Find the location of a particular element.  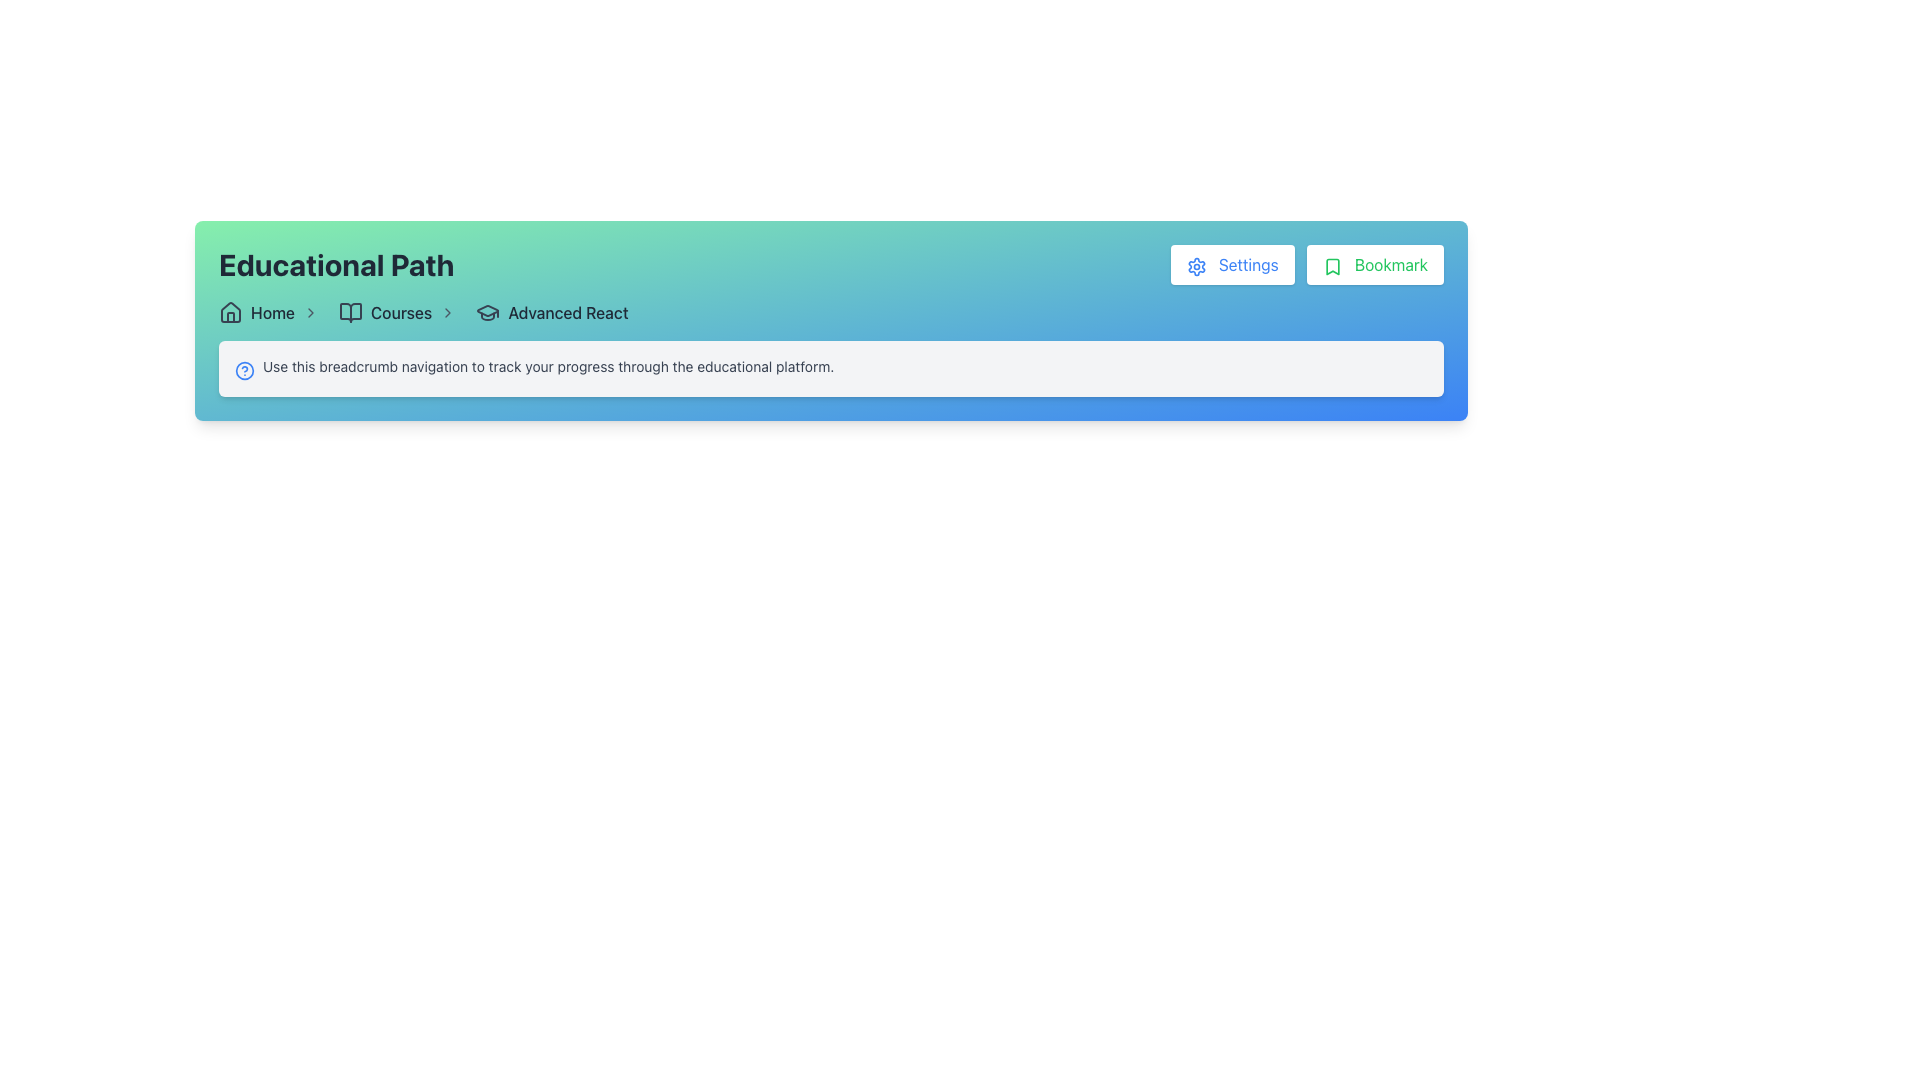

the blue circular icon with a question mark, located before the descriptive text 'Use this breadcrumb navigation' is located at coordinates (243, 370).